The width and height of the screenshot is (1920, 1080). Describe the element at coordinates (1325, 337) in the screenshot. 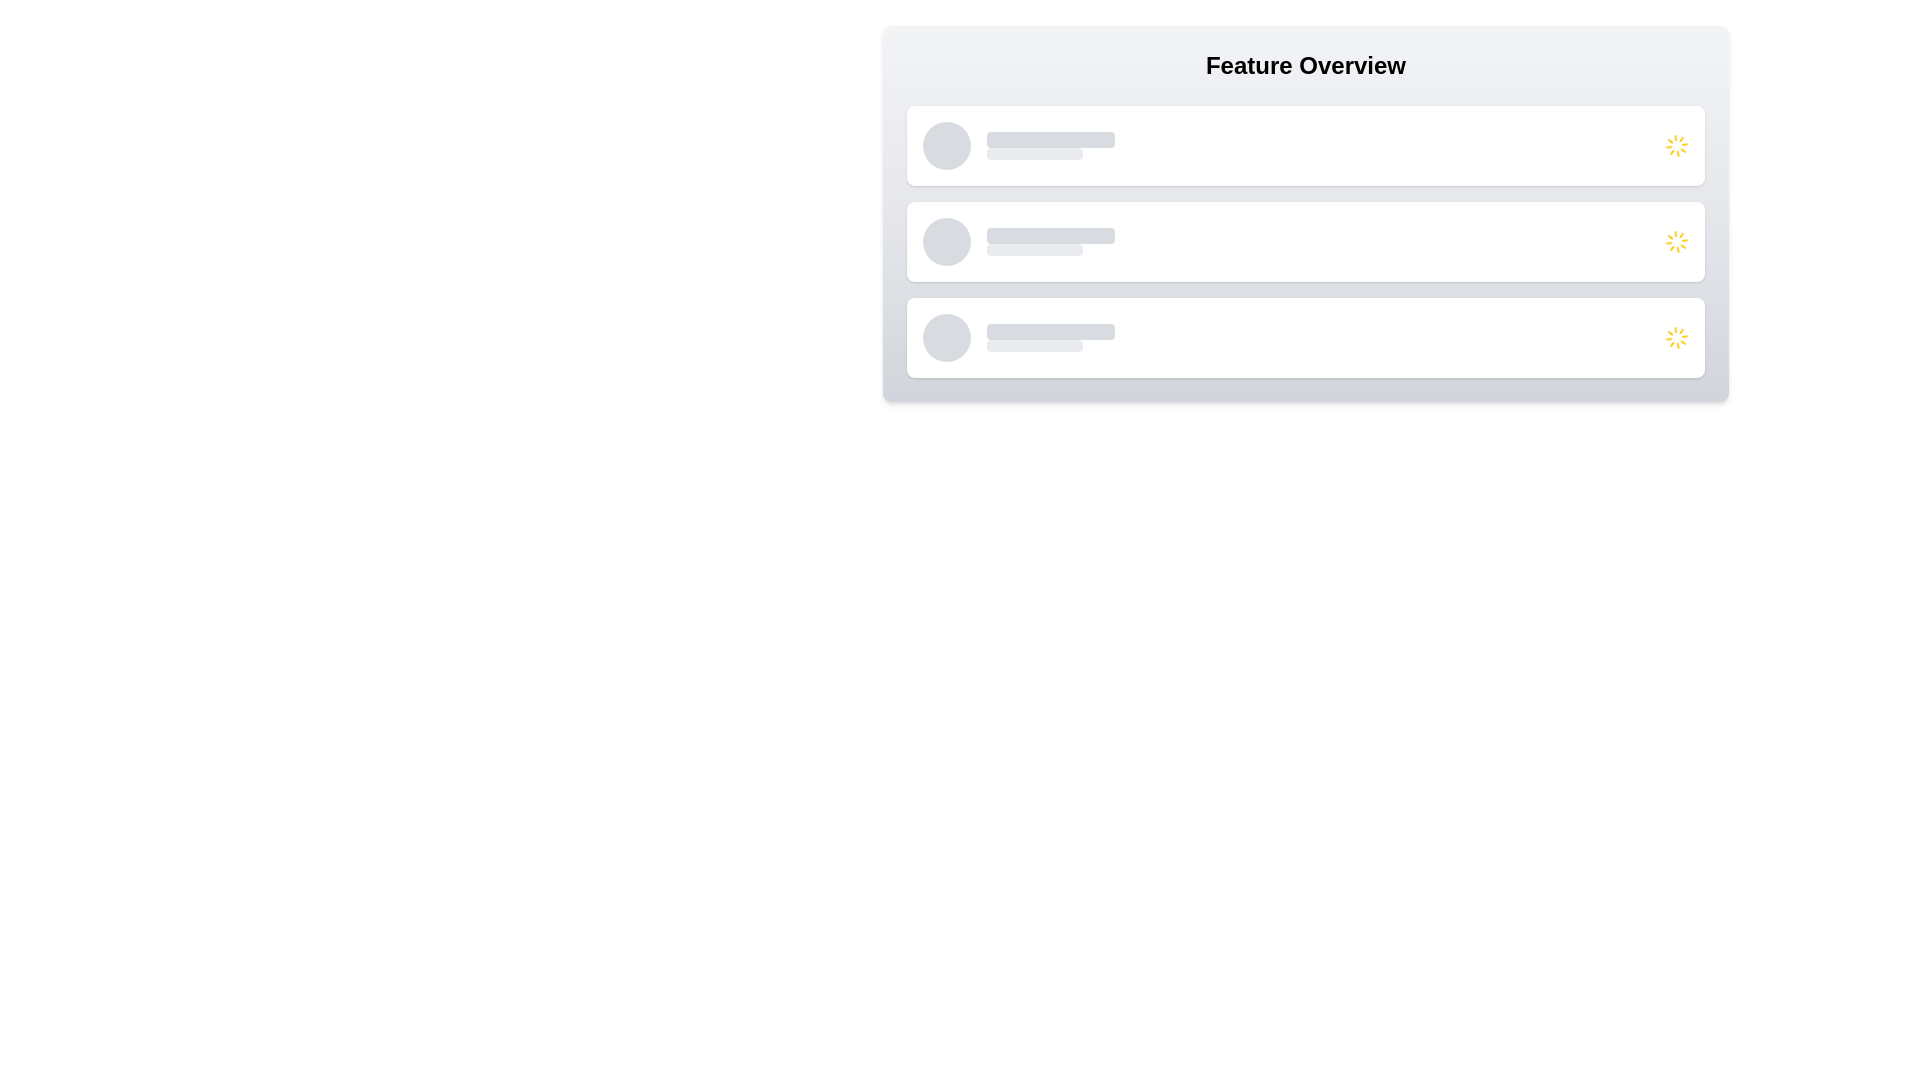

I see `the third visible item in the vertical list of outlined cards, which serves as a placeholder or loading indicator` at that location.